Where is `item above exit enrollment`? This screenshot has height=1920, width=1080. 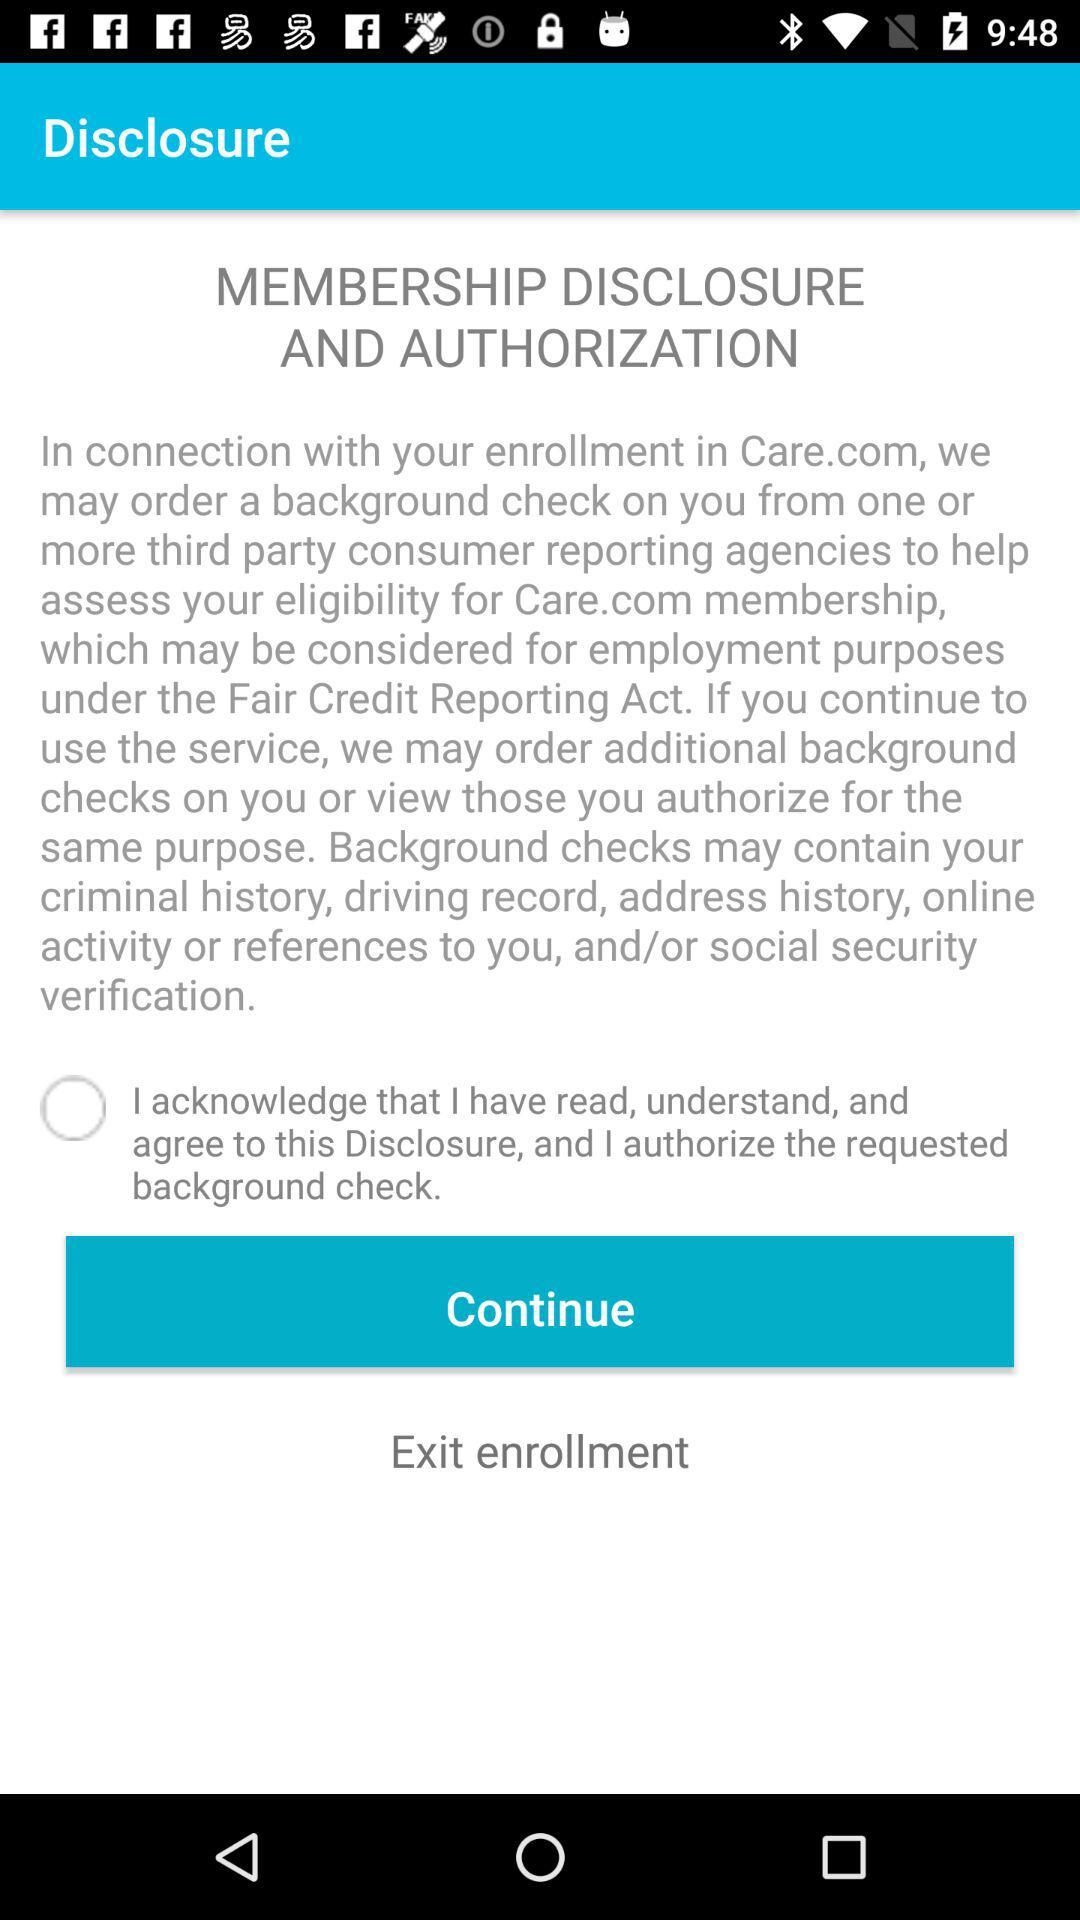
item above exit enrollment is located at coordinates (540, 1301).